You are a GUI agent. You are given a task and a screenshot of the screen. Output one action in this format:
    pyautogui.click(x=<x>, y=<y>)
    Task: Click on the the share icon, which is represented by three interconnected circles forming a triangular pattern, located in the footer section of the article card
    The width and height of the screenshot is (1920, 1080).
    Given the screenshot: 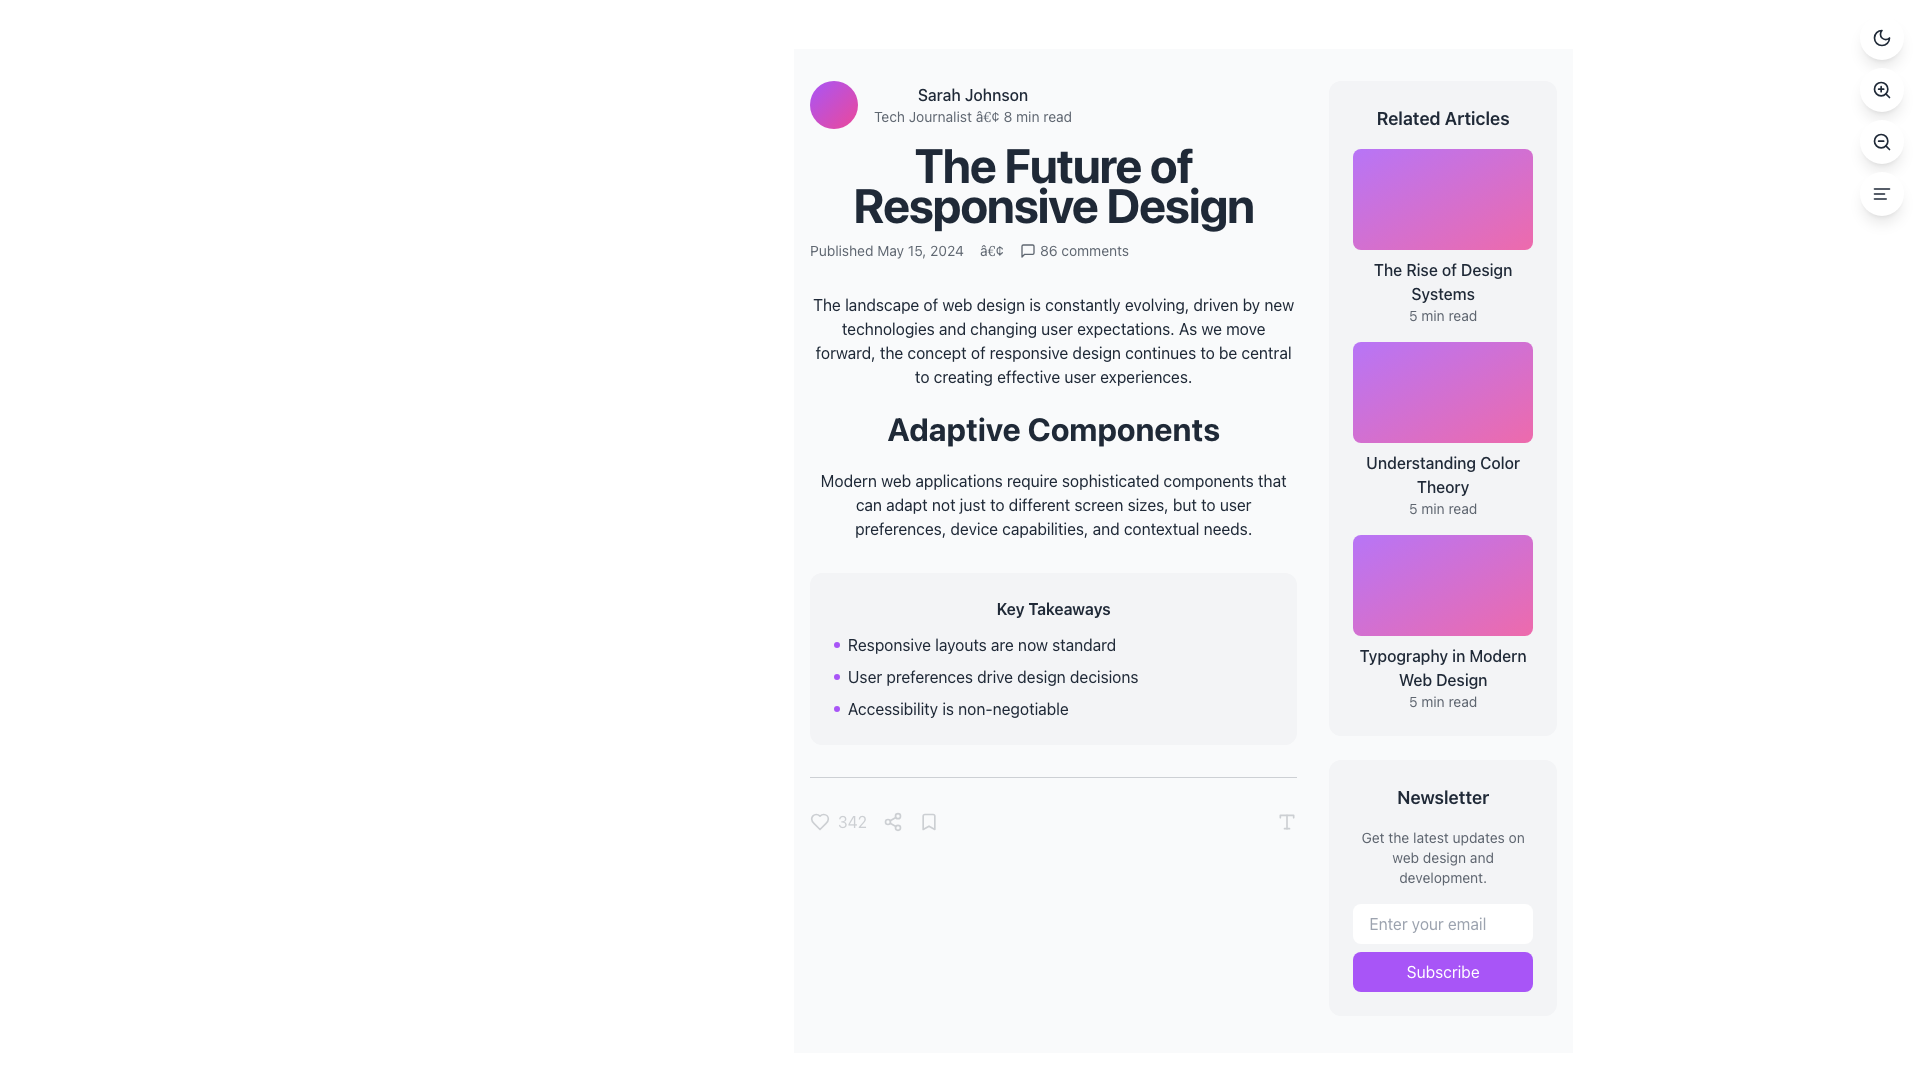 What is the action you would take?
    pyautogui.click(x=891, y=821)
    